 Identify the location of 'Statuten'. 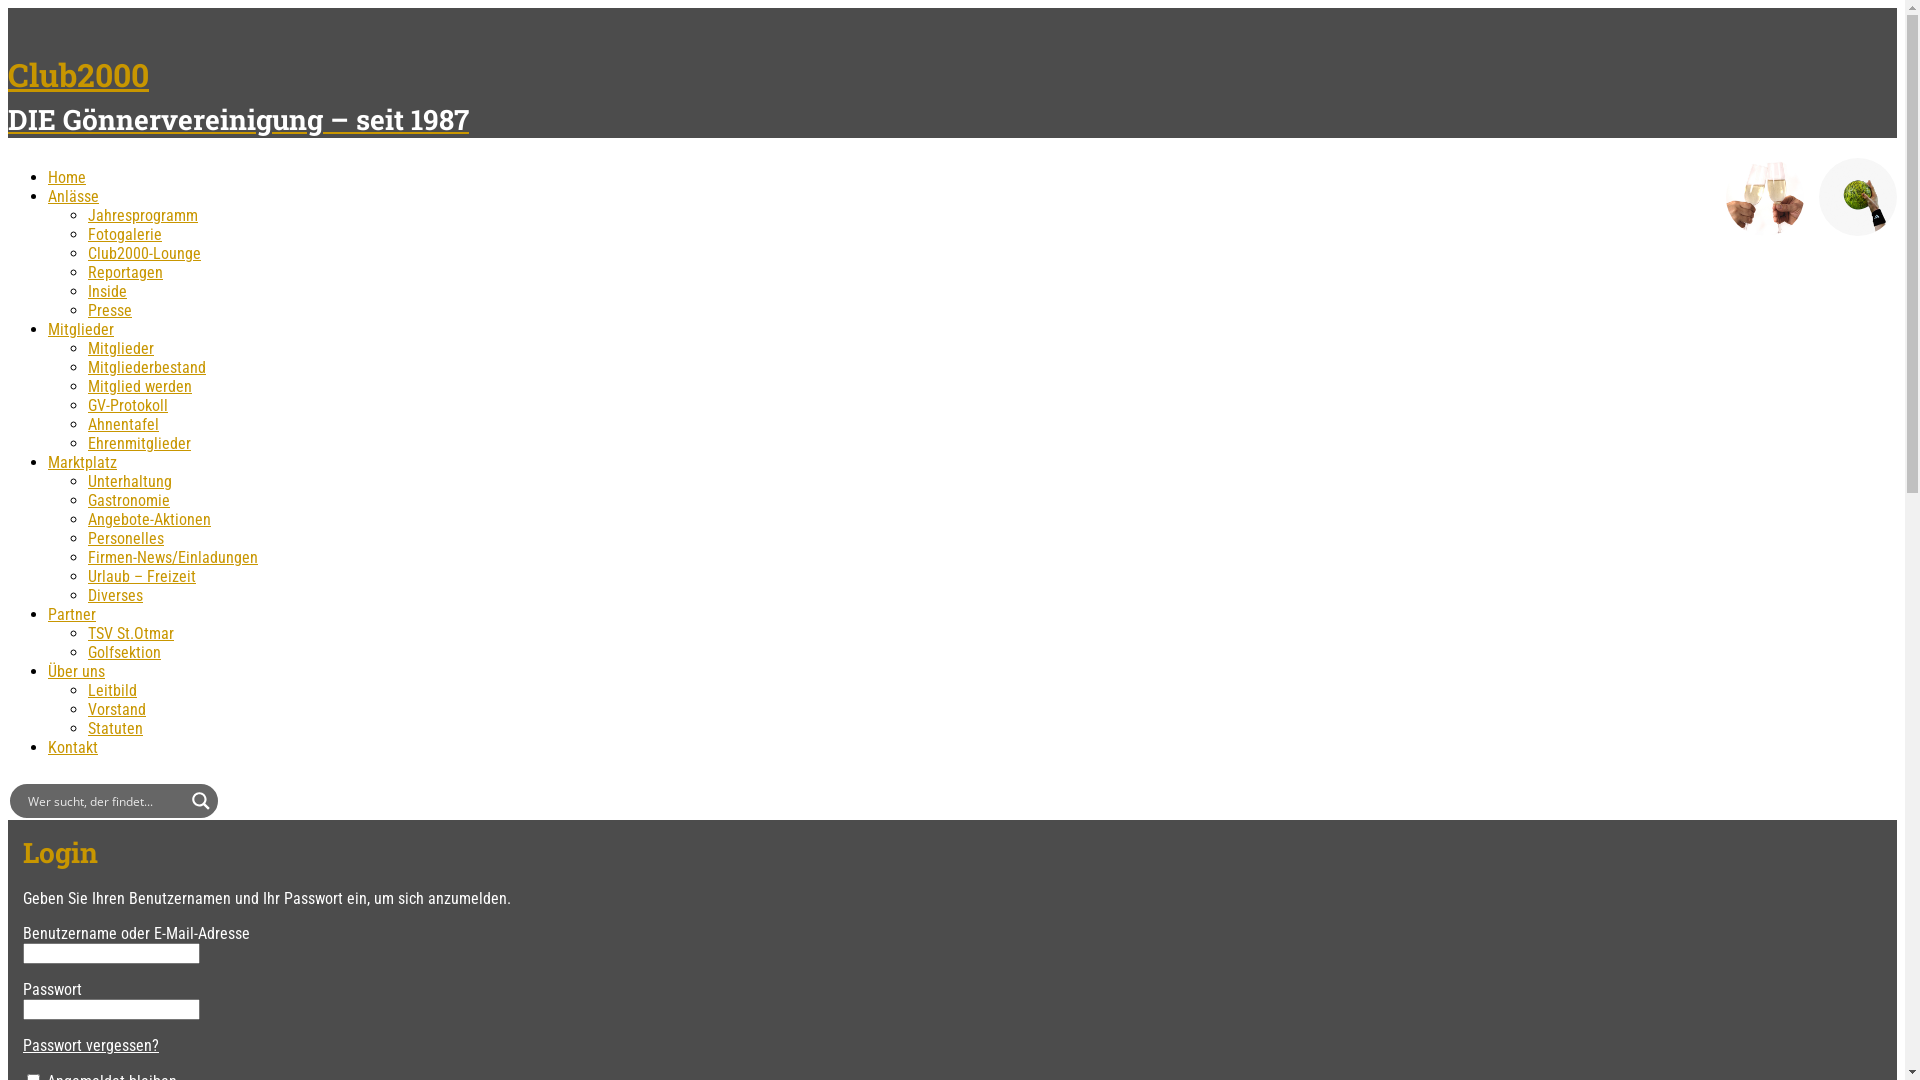
(114, 728).